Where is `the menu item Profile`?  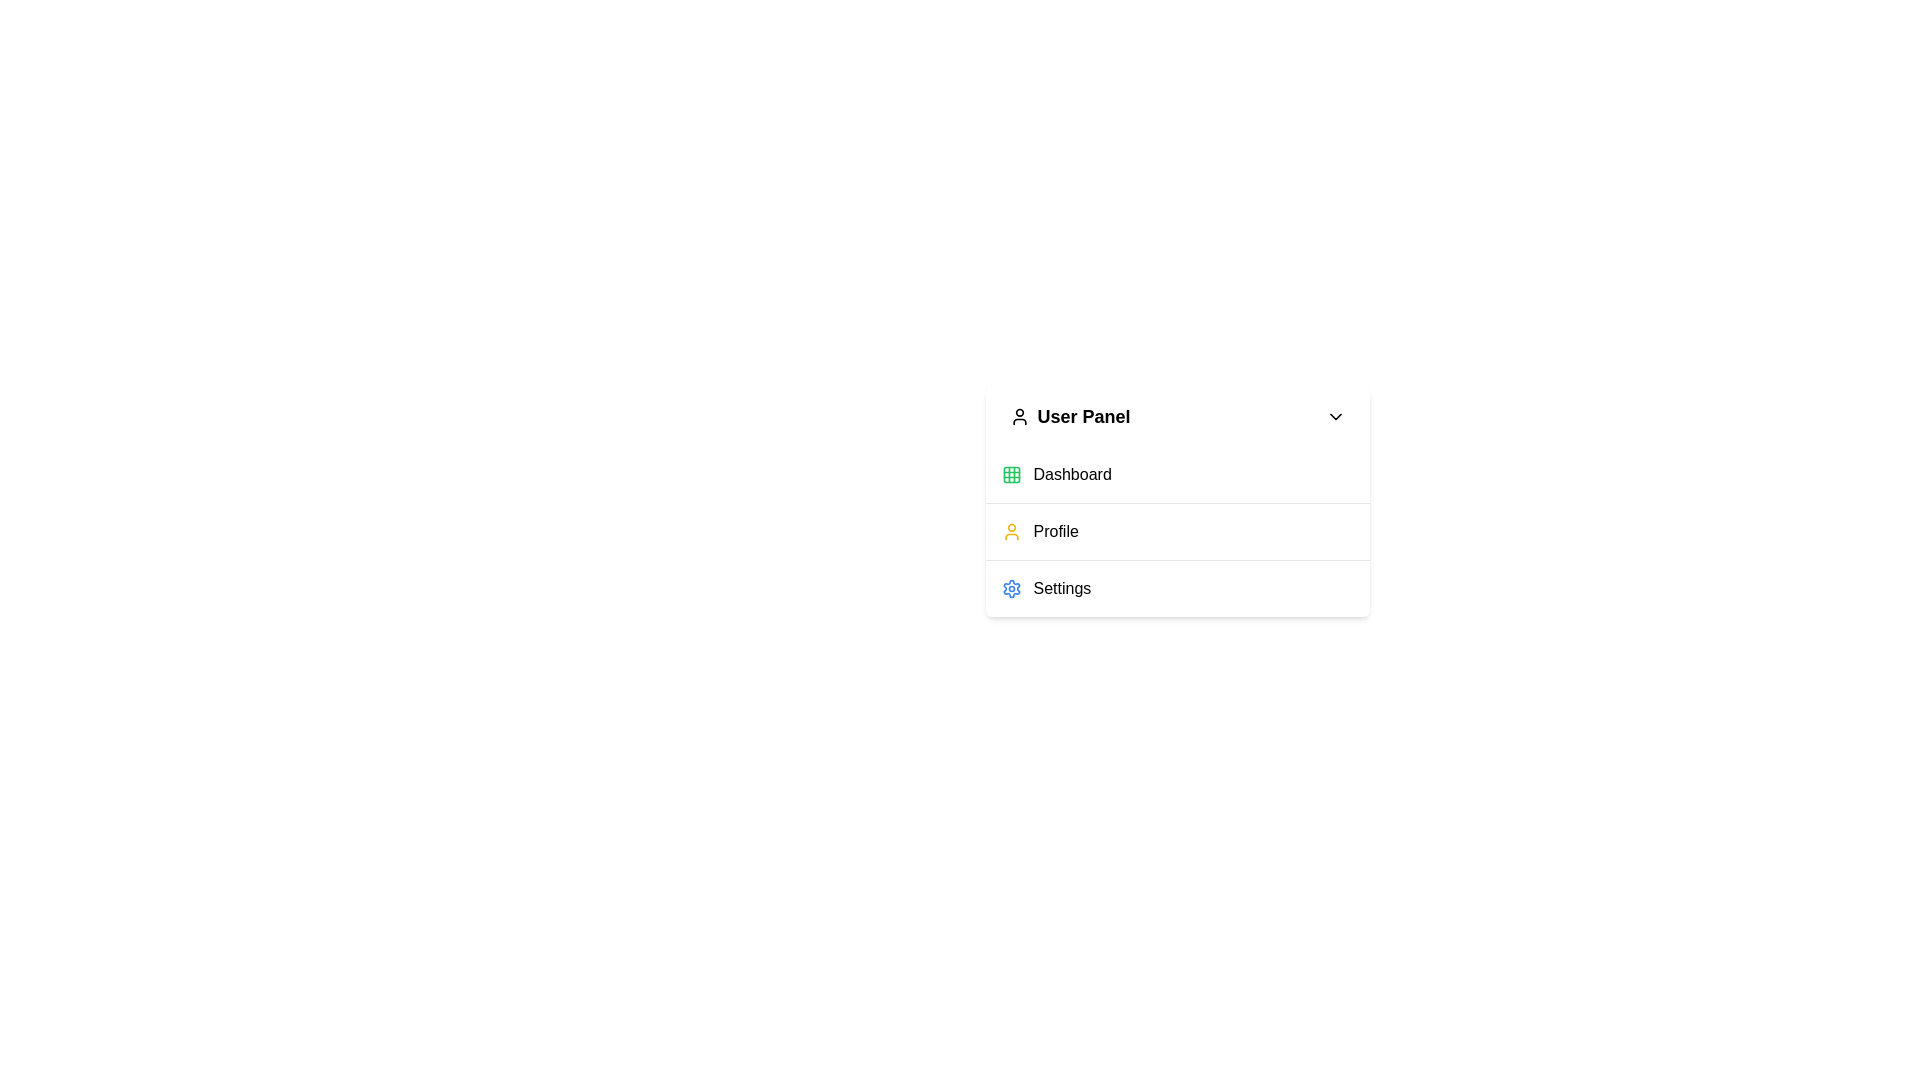 the menu item Profile is located at coordinates (1177, 530).